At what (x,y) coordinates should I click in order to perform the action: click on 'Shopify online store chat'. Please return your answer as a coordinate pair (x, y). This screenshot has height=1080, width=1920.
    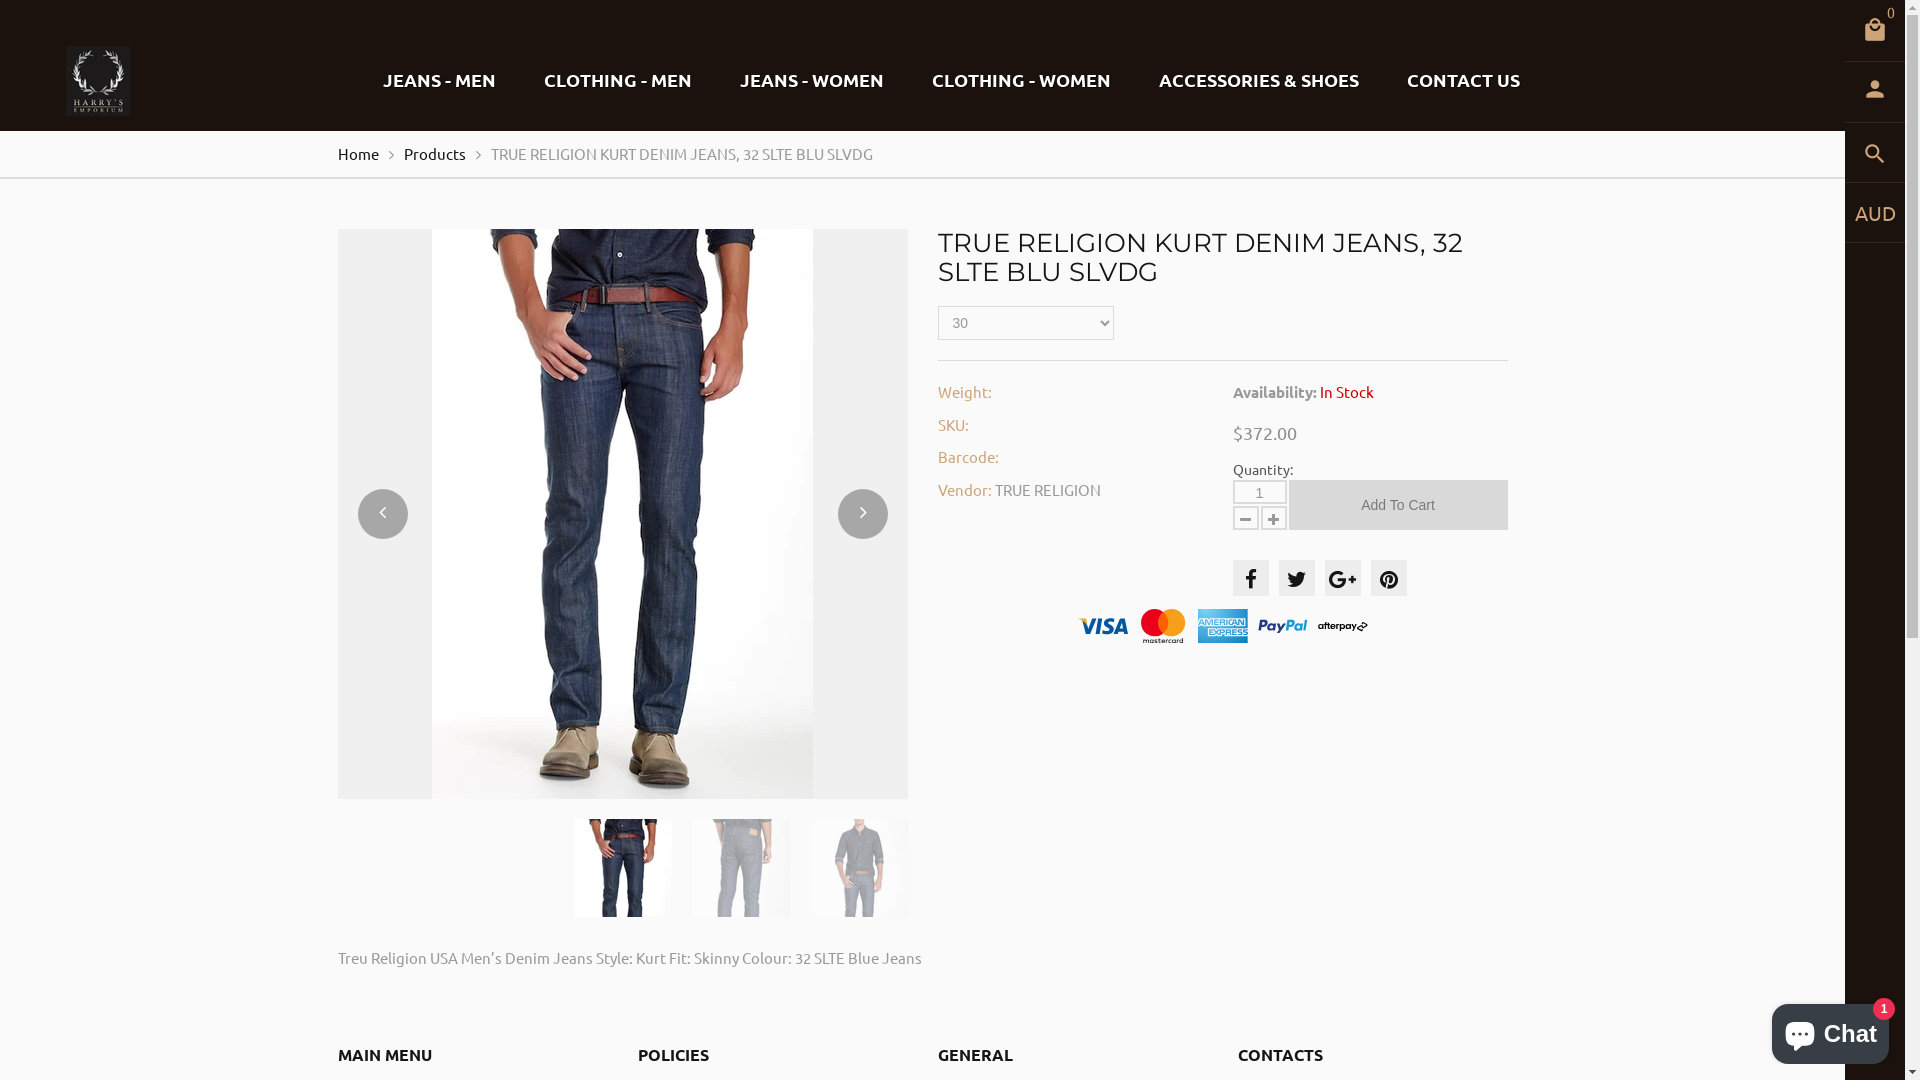
    Looking at the image, I should click on (1766, 1029).